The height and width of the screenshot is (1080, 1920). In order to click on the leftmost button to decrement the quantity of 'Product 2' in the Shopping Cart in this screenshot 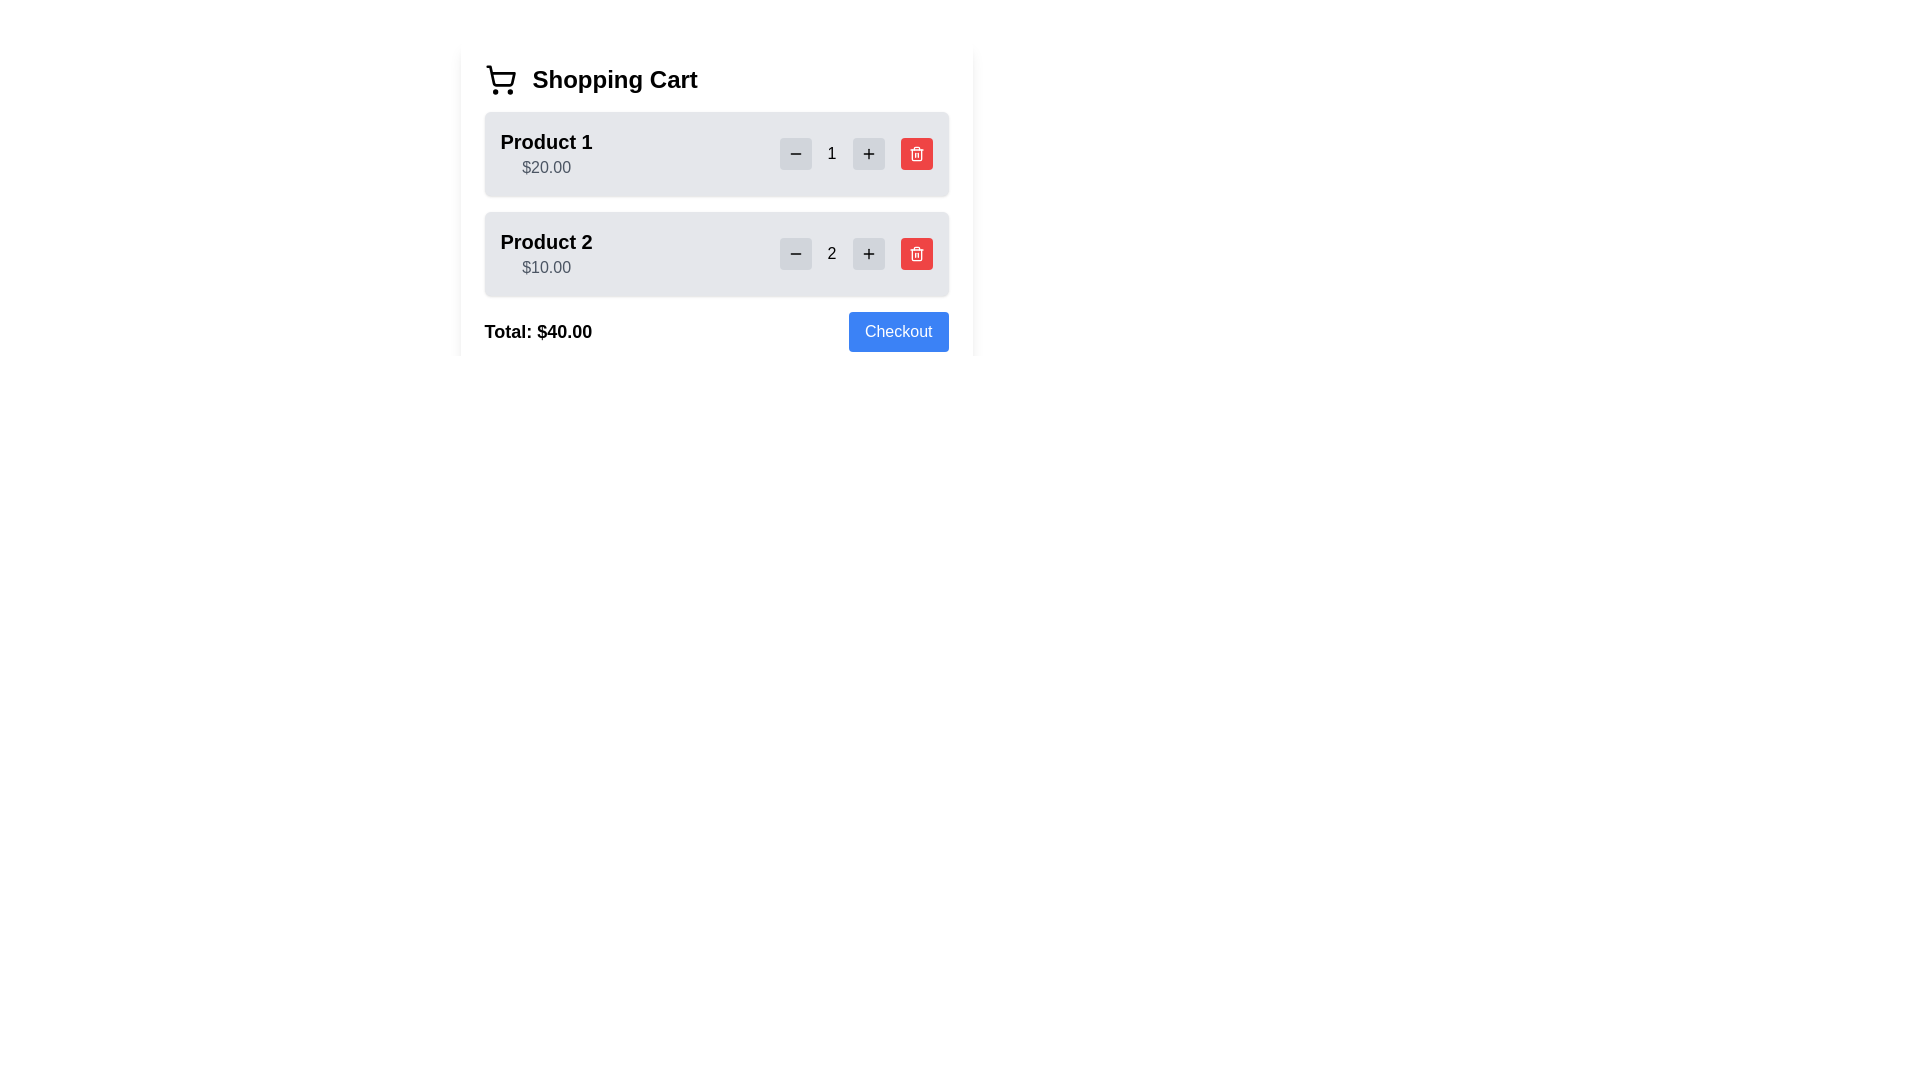, I will do `click(794, 253)`.